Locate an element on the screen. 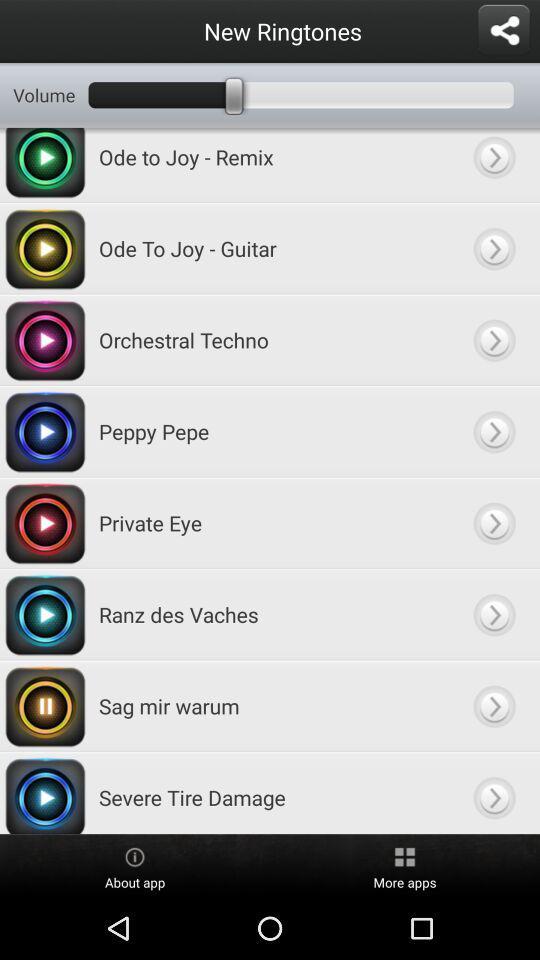 This screenshot has width=540, height=960. share ringtones is located at coordinates (502, 30).